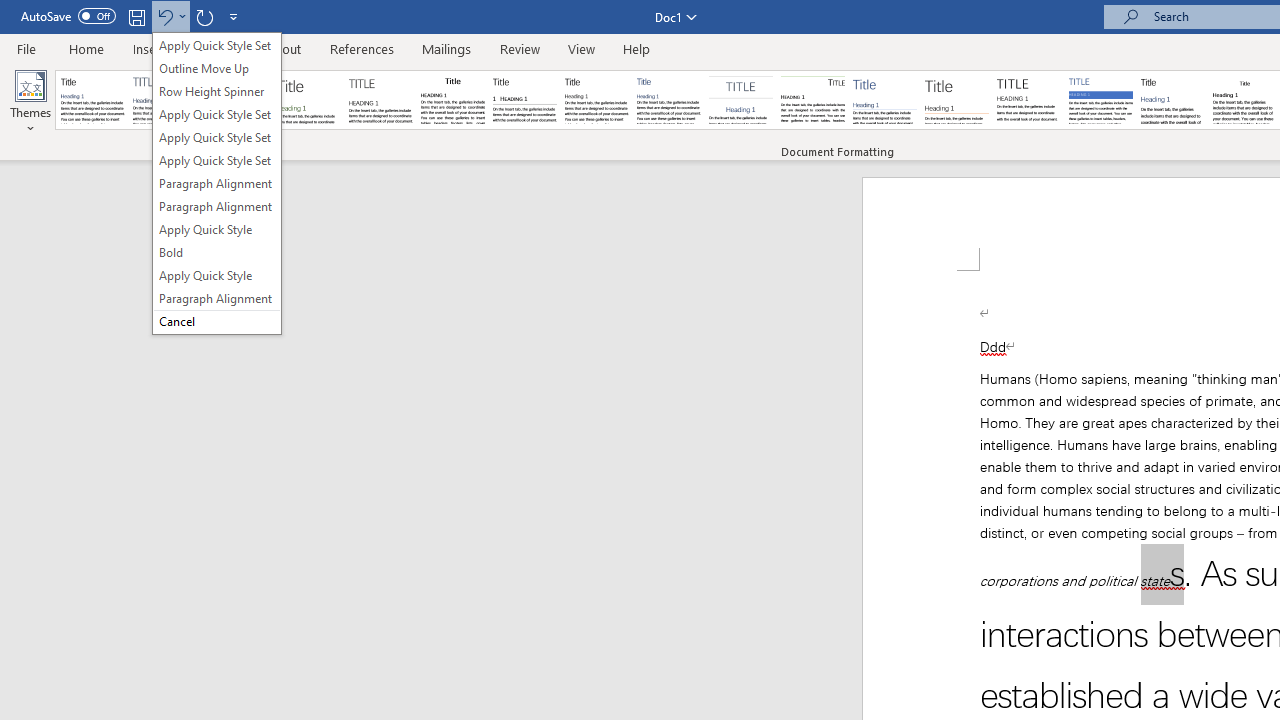 The width and height of the screenshot is (1280, 720). Describe the element at coordinates (30, 103) in the screenshot. I see `'Themes'` at that location.